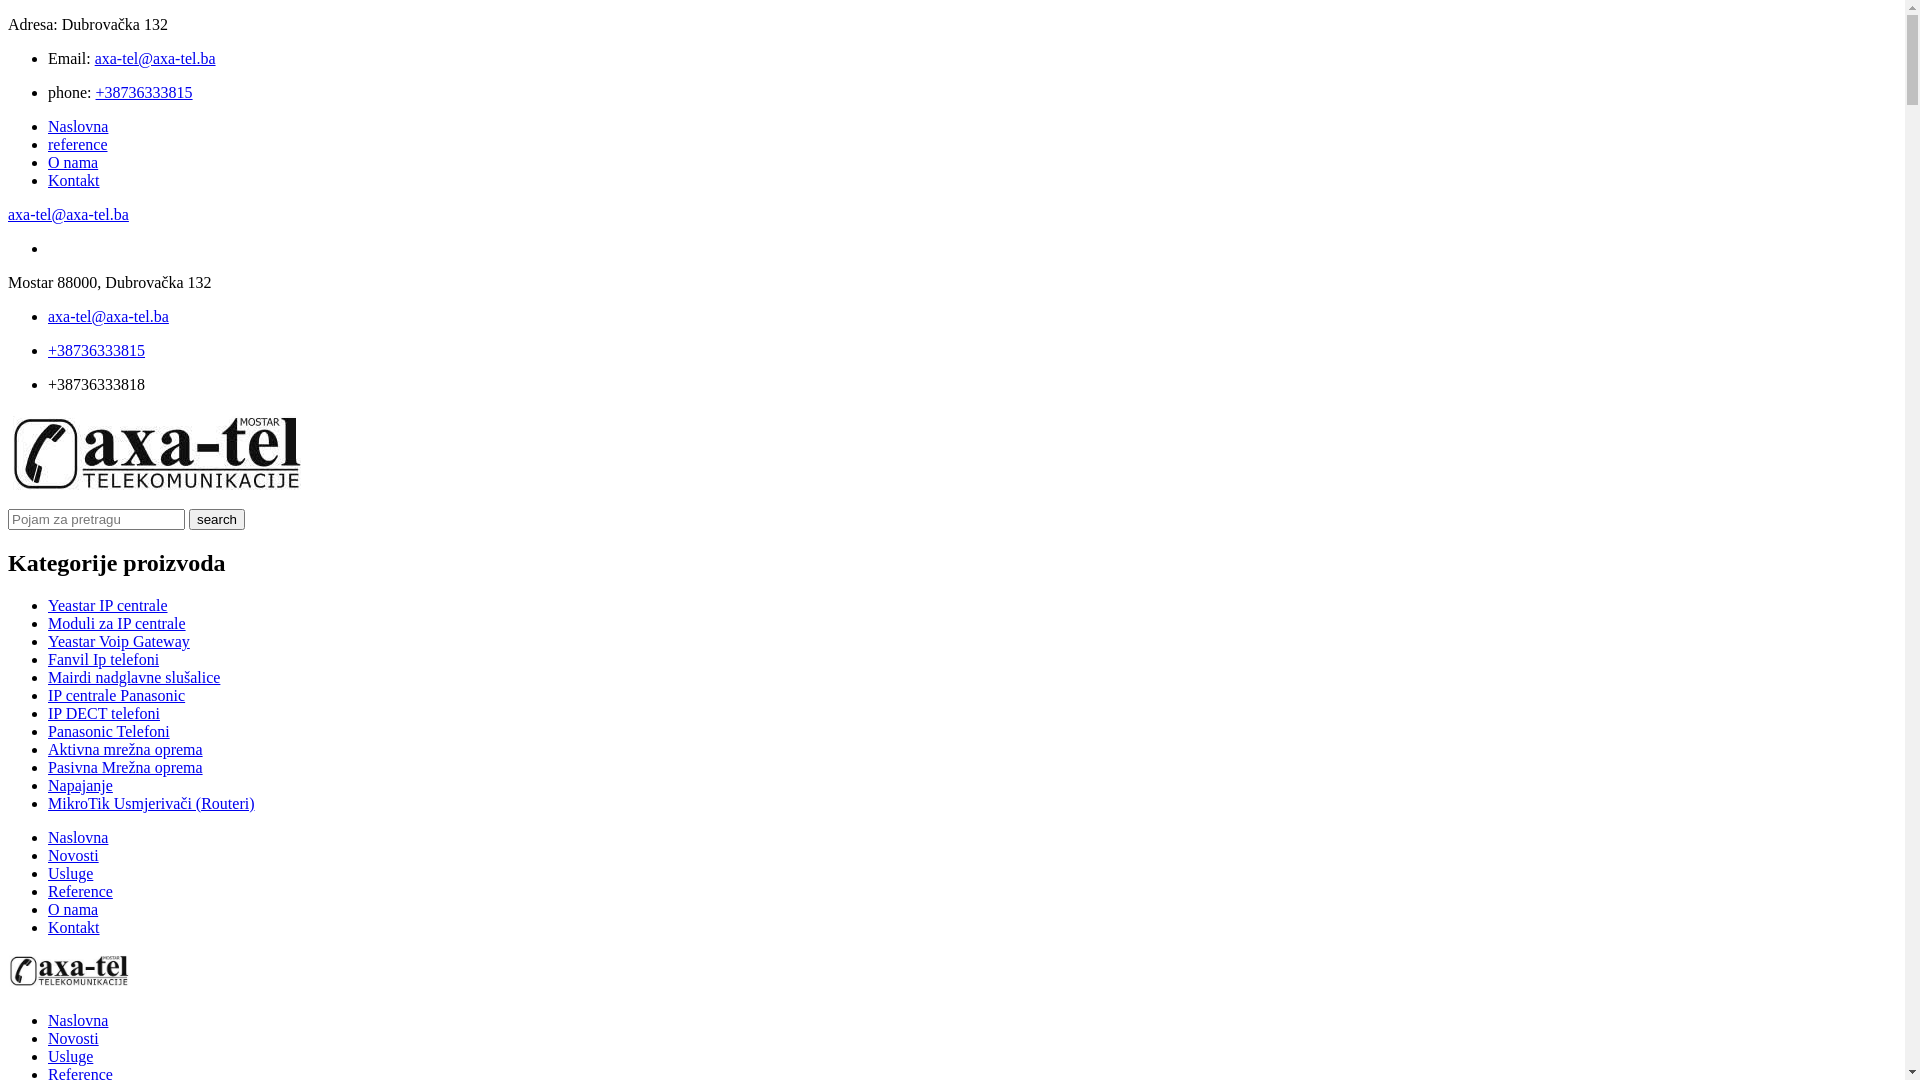 This screenshot has height=1080, width=1920. I want to click on '+38736333815', so click(95, 349).